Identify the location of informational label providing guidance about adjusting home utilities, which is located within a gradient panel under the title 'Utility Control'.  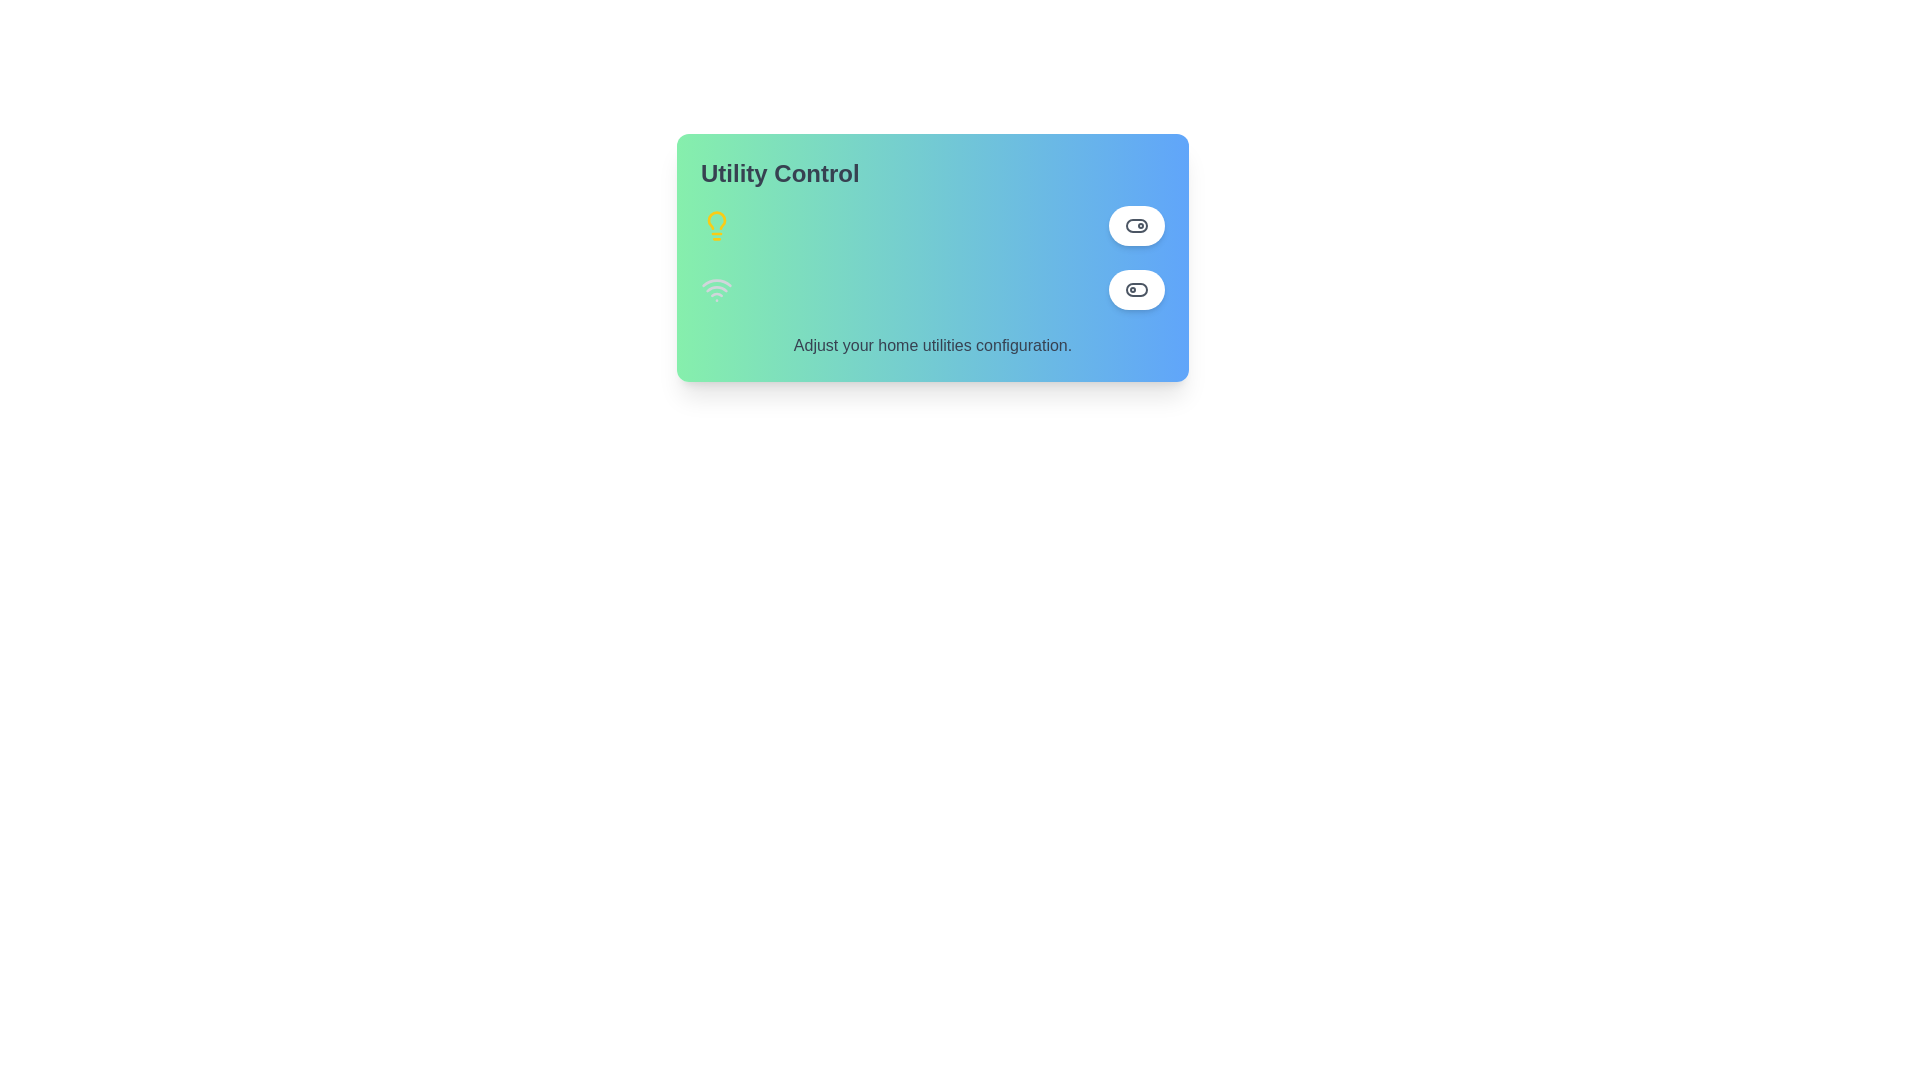
(931, 345).